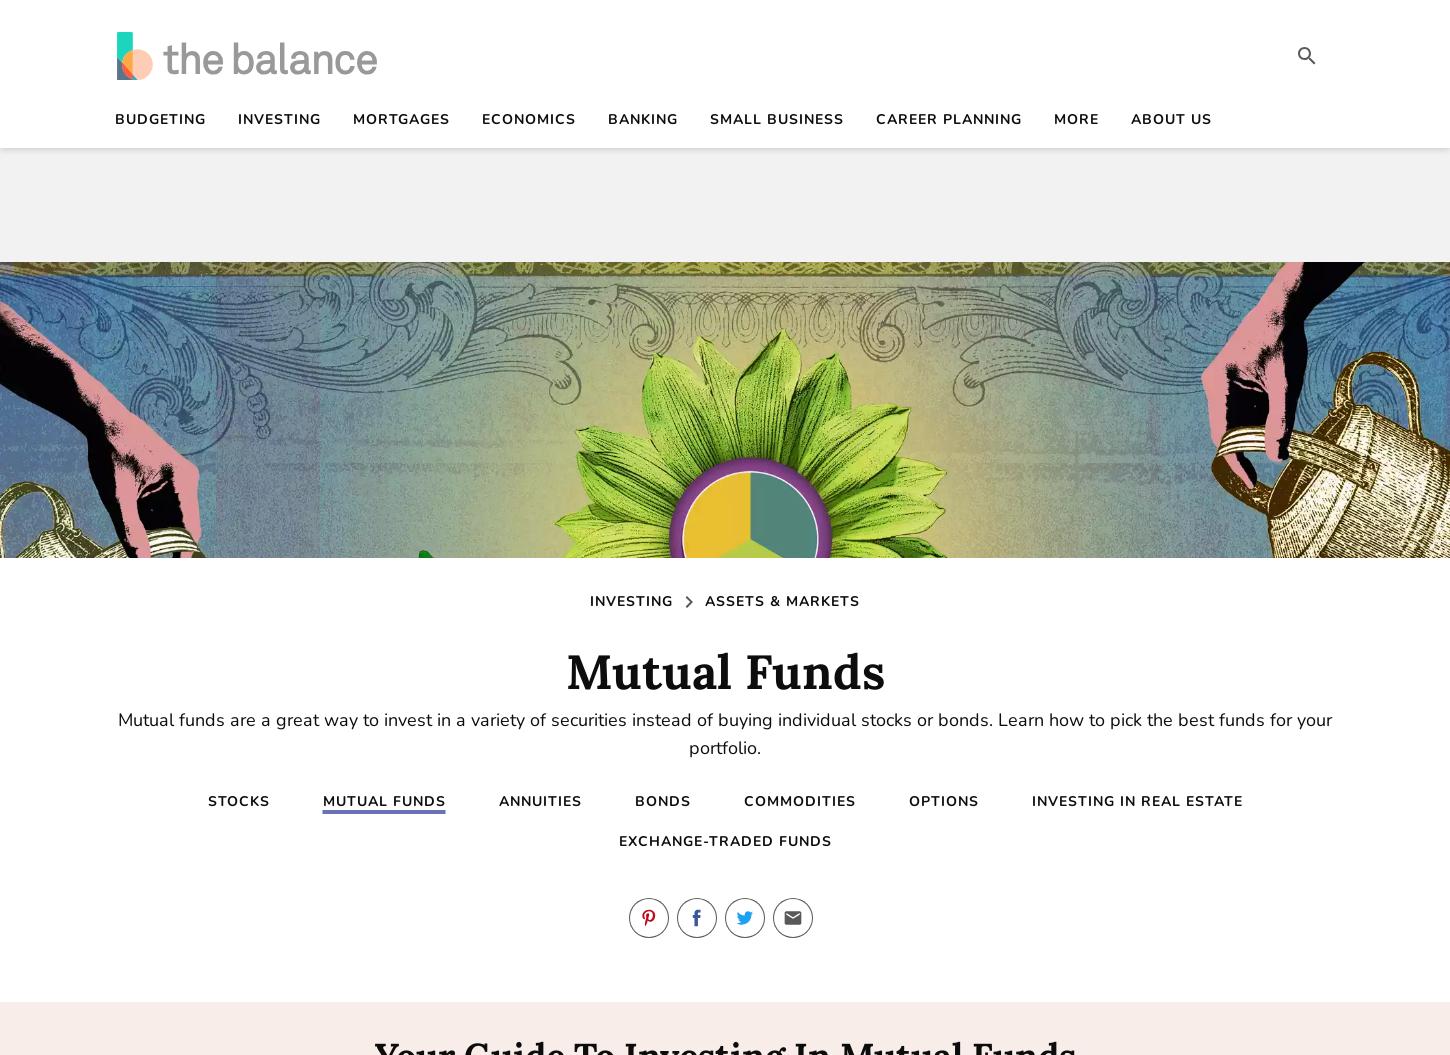 The width and height of the screenshot is (1450, 1055). What do you see at coordinates (723, 841) in the screenshot?
I see `'Exchange-Traded Funds'` at bounding box center [723, 841].